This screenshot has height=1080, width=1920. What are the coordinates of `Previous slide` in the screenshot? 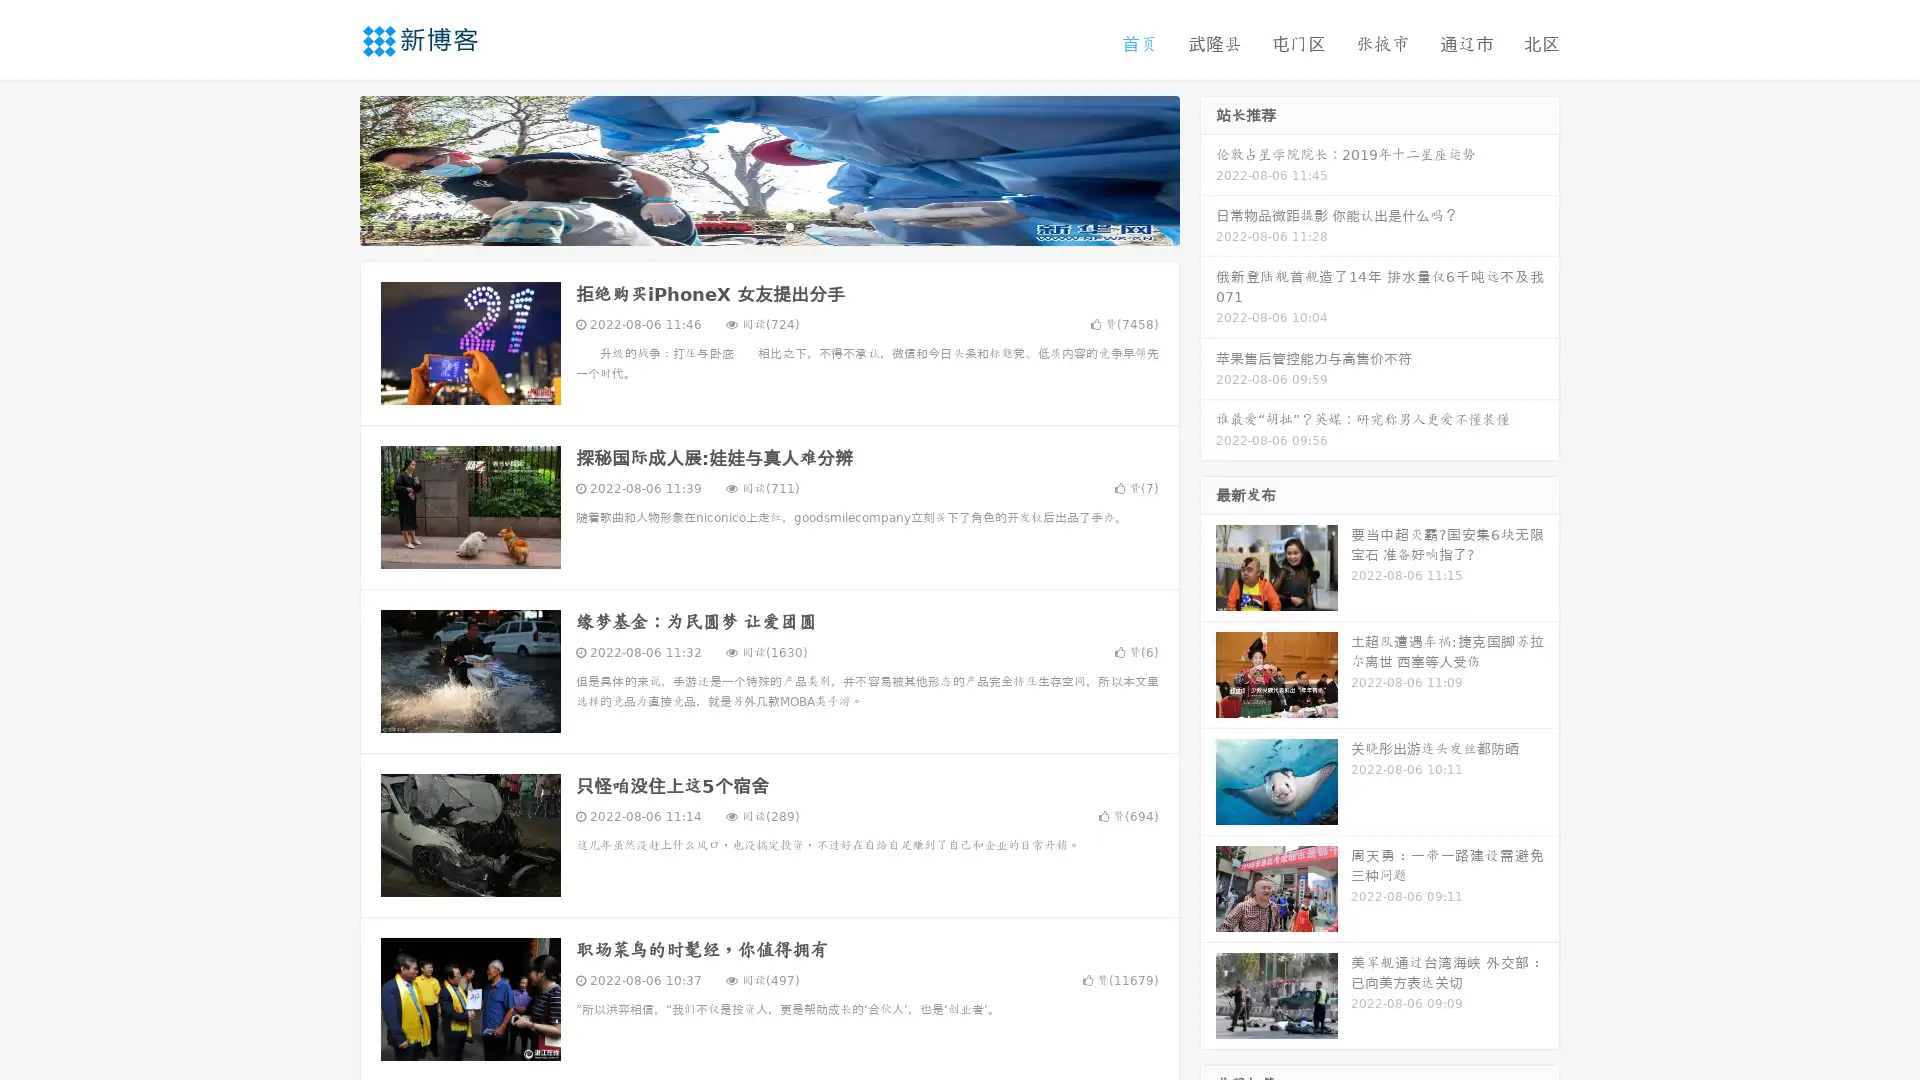 It's located at (330, 168).